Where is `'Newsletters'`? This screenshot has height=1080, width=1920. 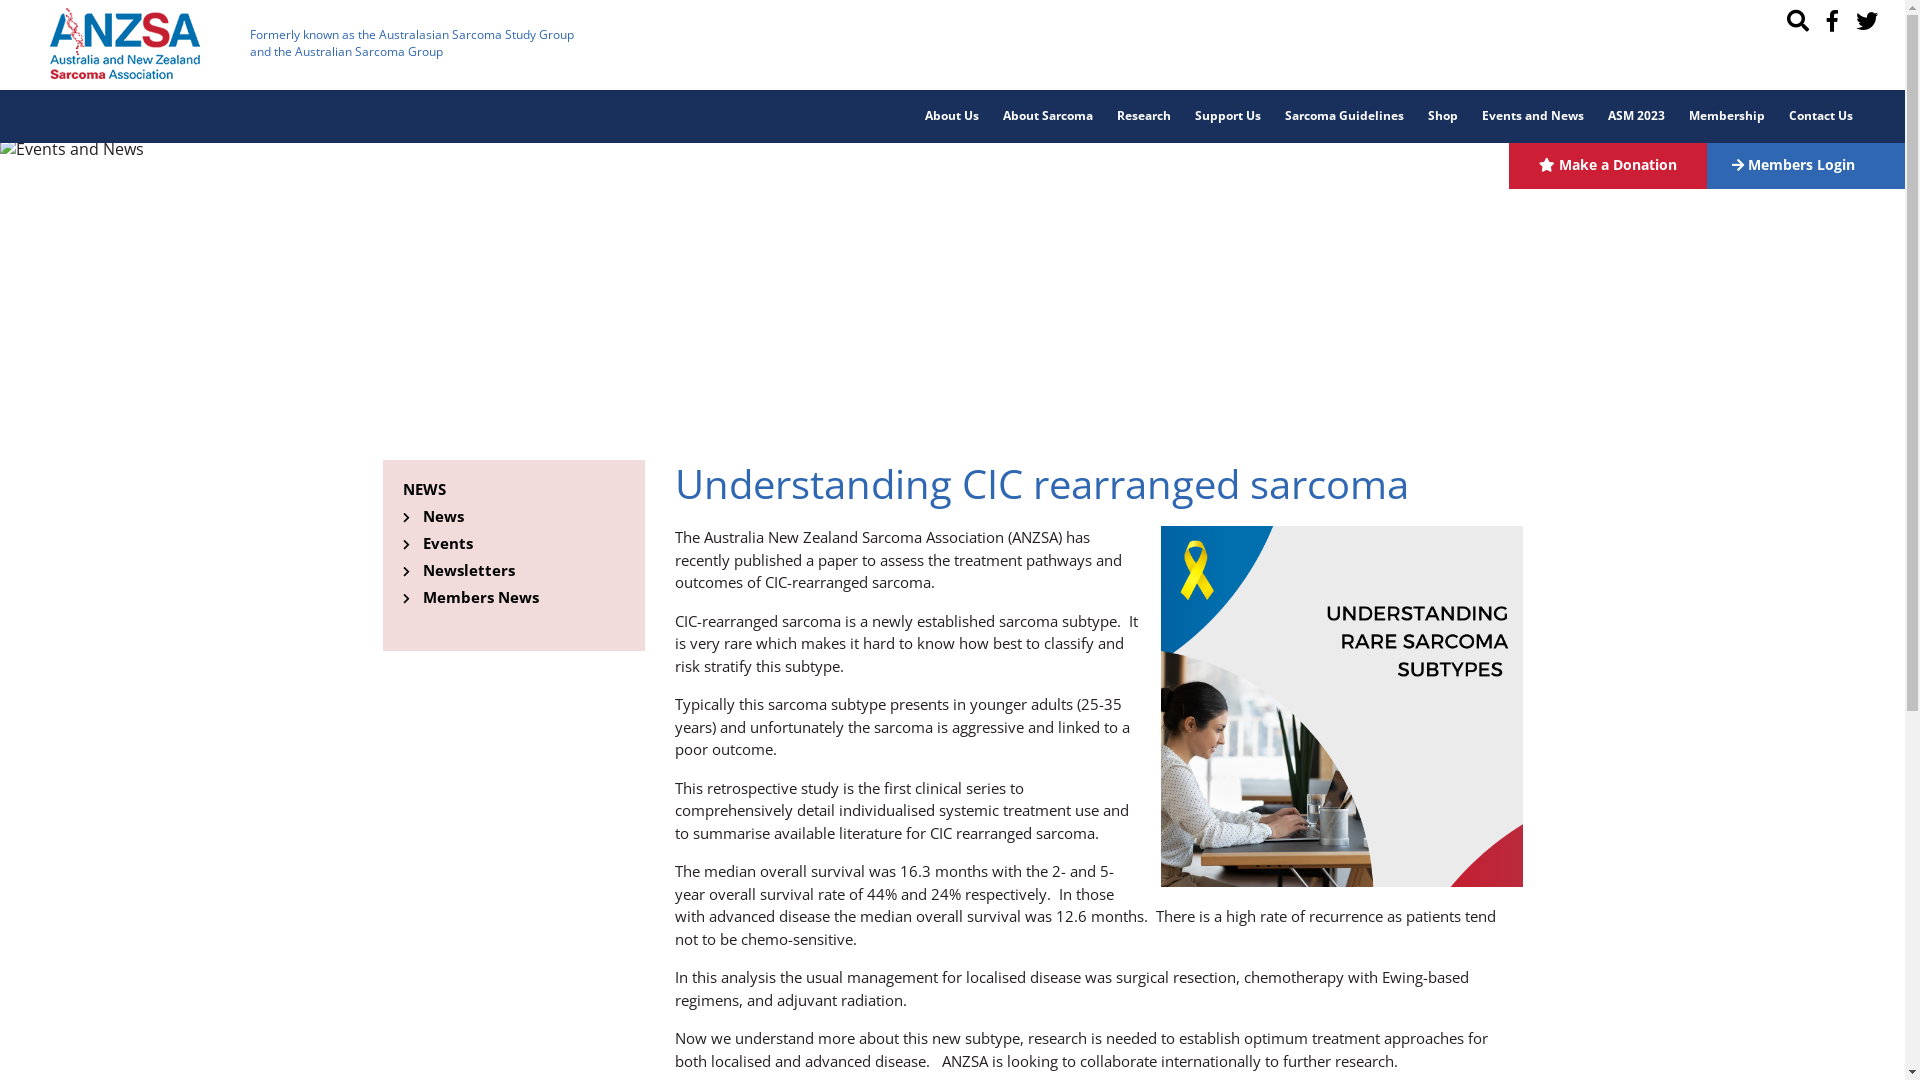
'Newsletters' is located at coordinates (466, 570).